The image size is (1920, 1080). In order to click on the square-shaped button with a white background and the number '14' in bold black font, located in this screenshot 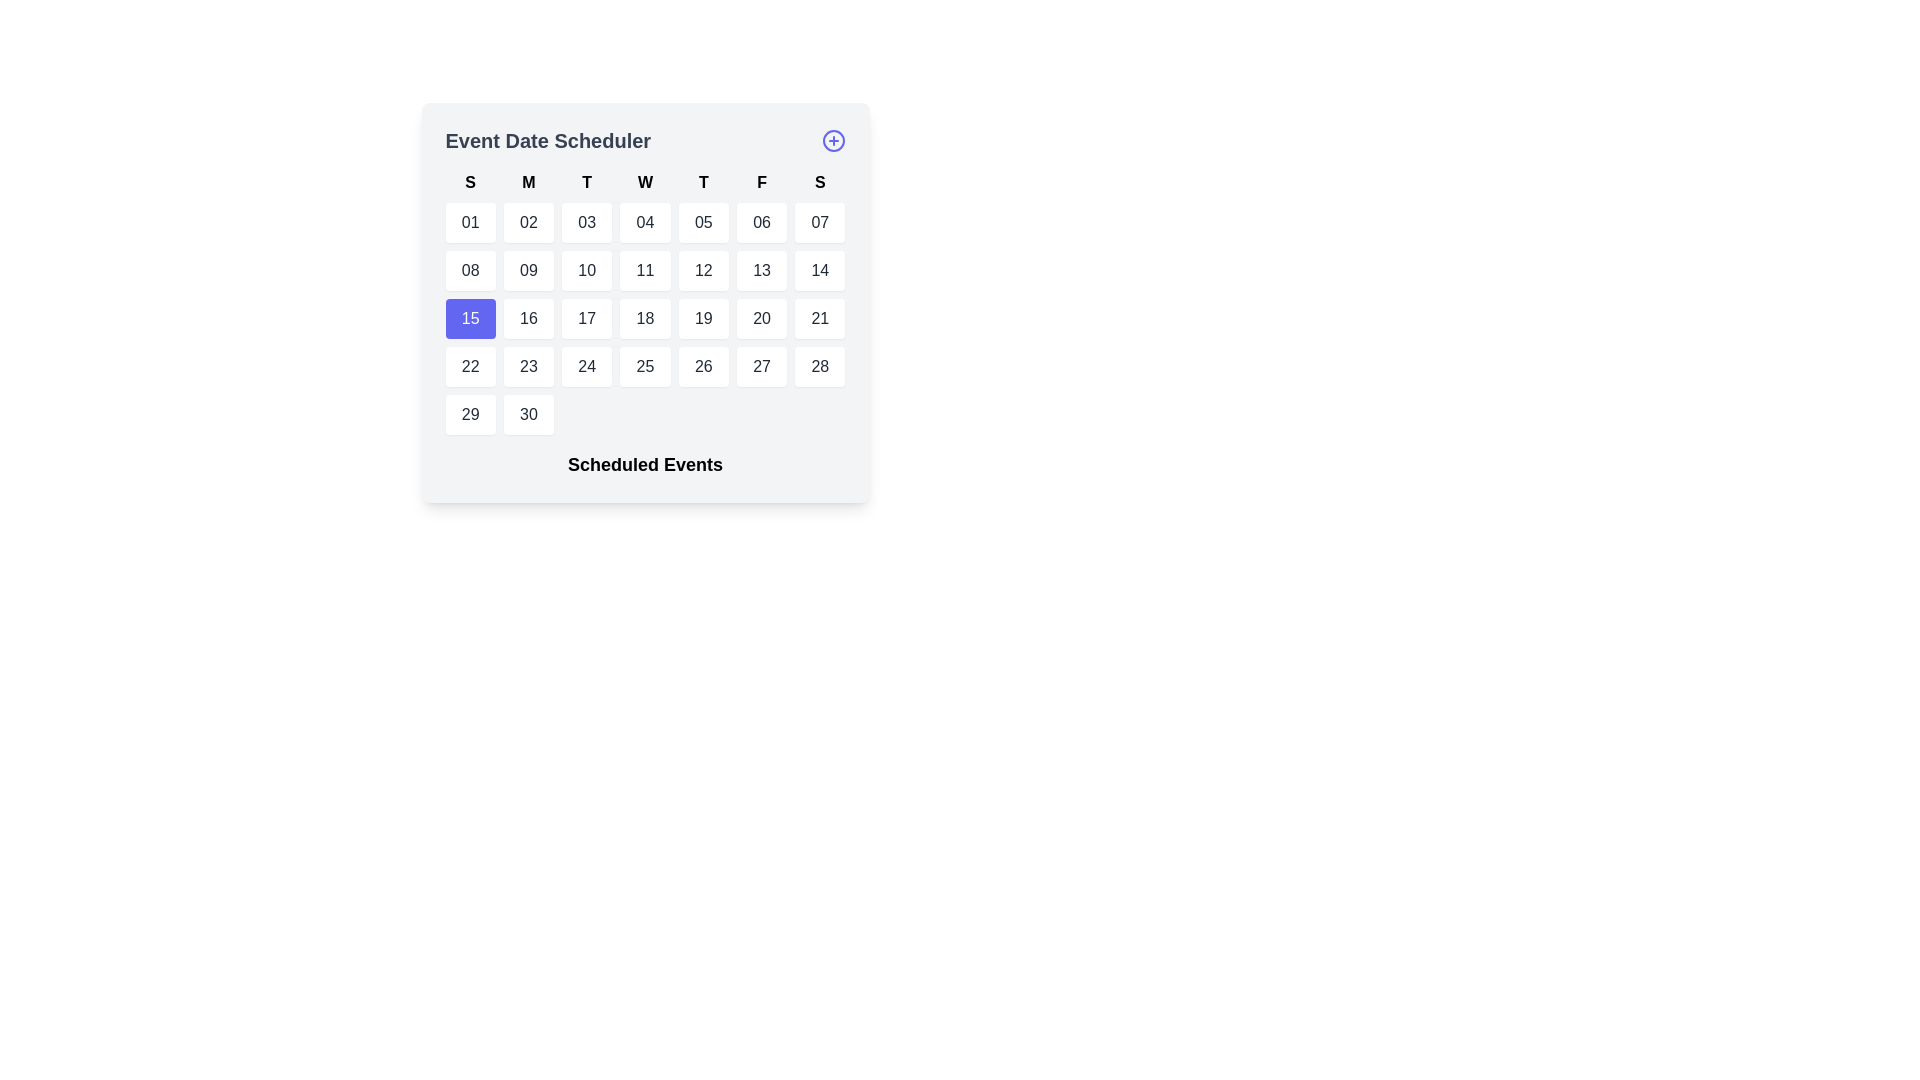, I will do `click(820, 270)`.